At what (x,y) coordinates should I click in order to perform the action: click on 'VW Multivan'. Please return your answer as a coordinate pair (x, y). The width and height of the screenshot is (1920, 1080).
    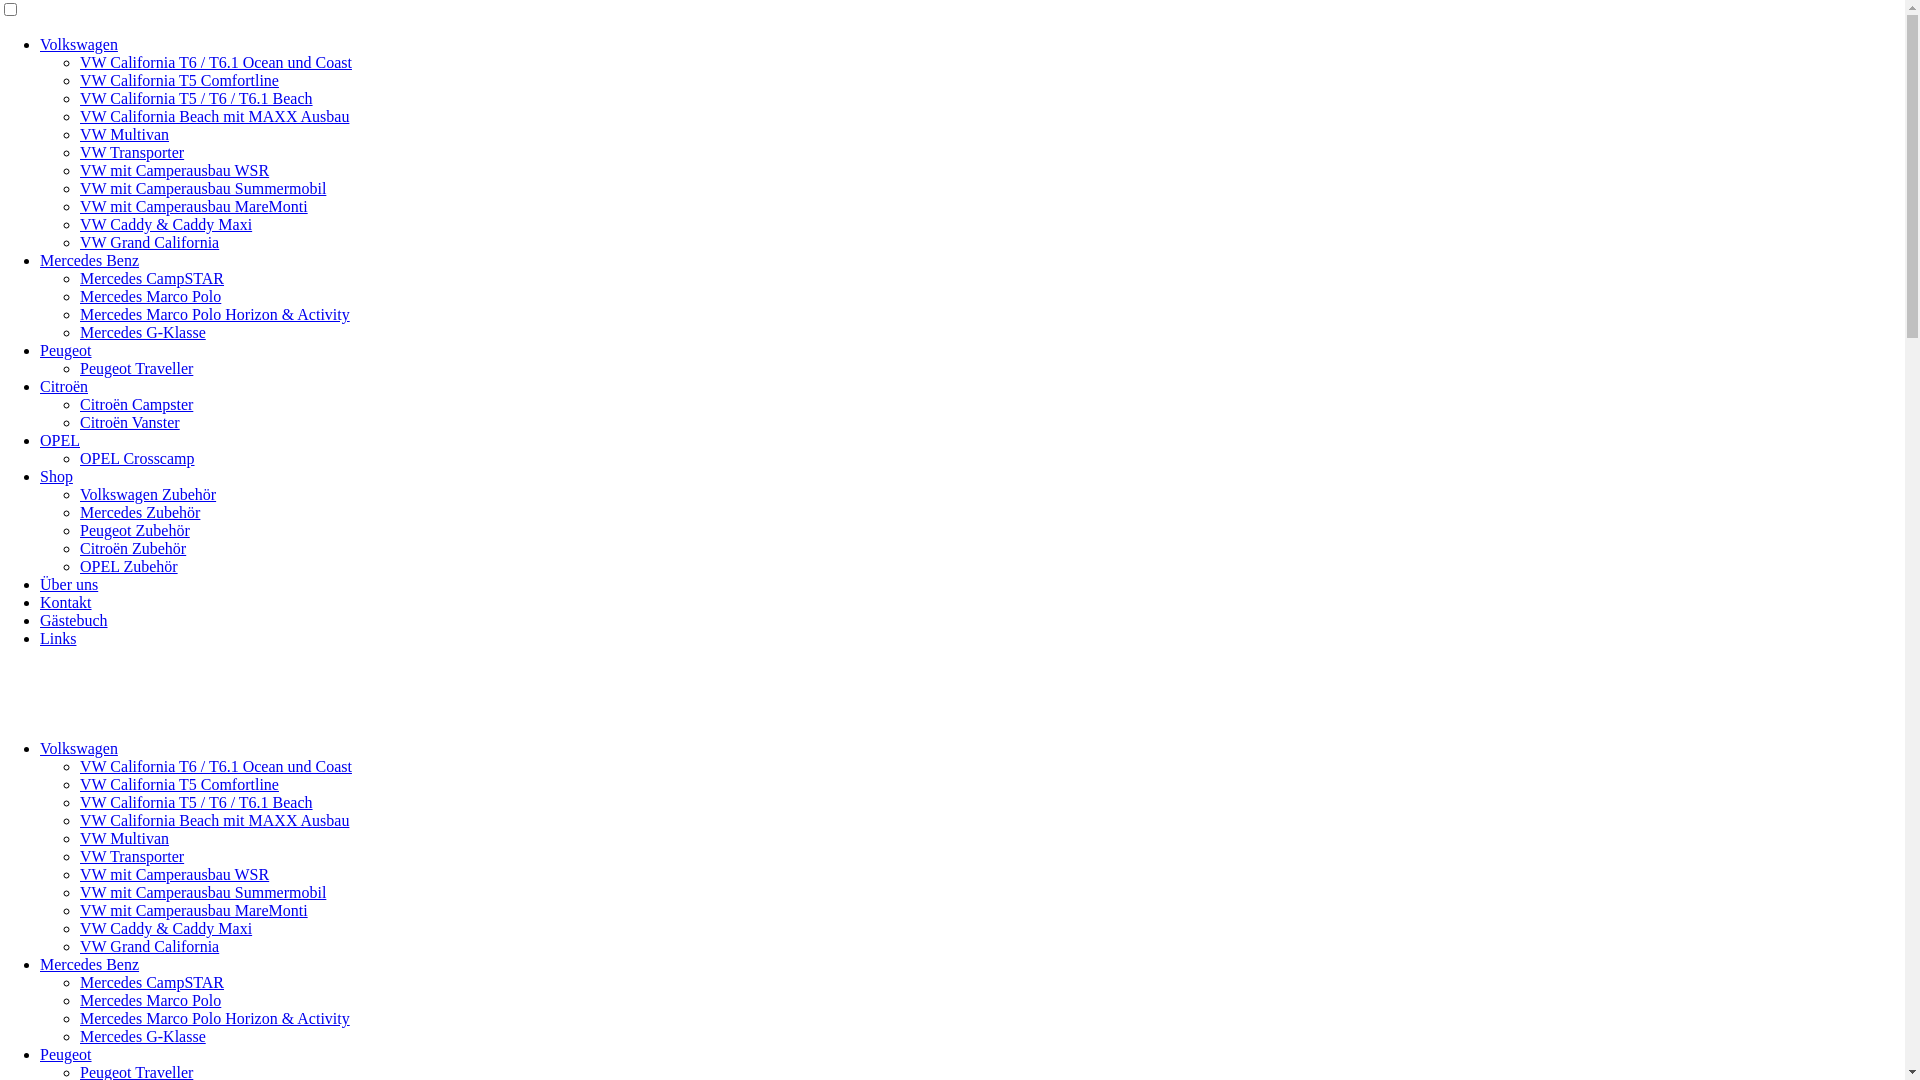
    Looking at the image, I should click on (80, 838).